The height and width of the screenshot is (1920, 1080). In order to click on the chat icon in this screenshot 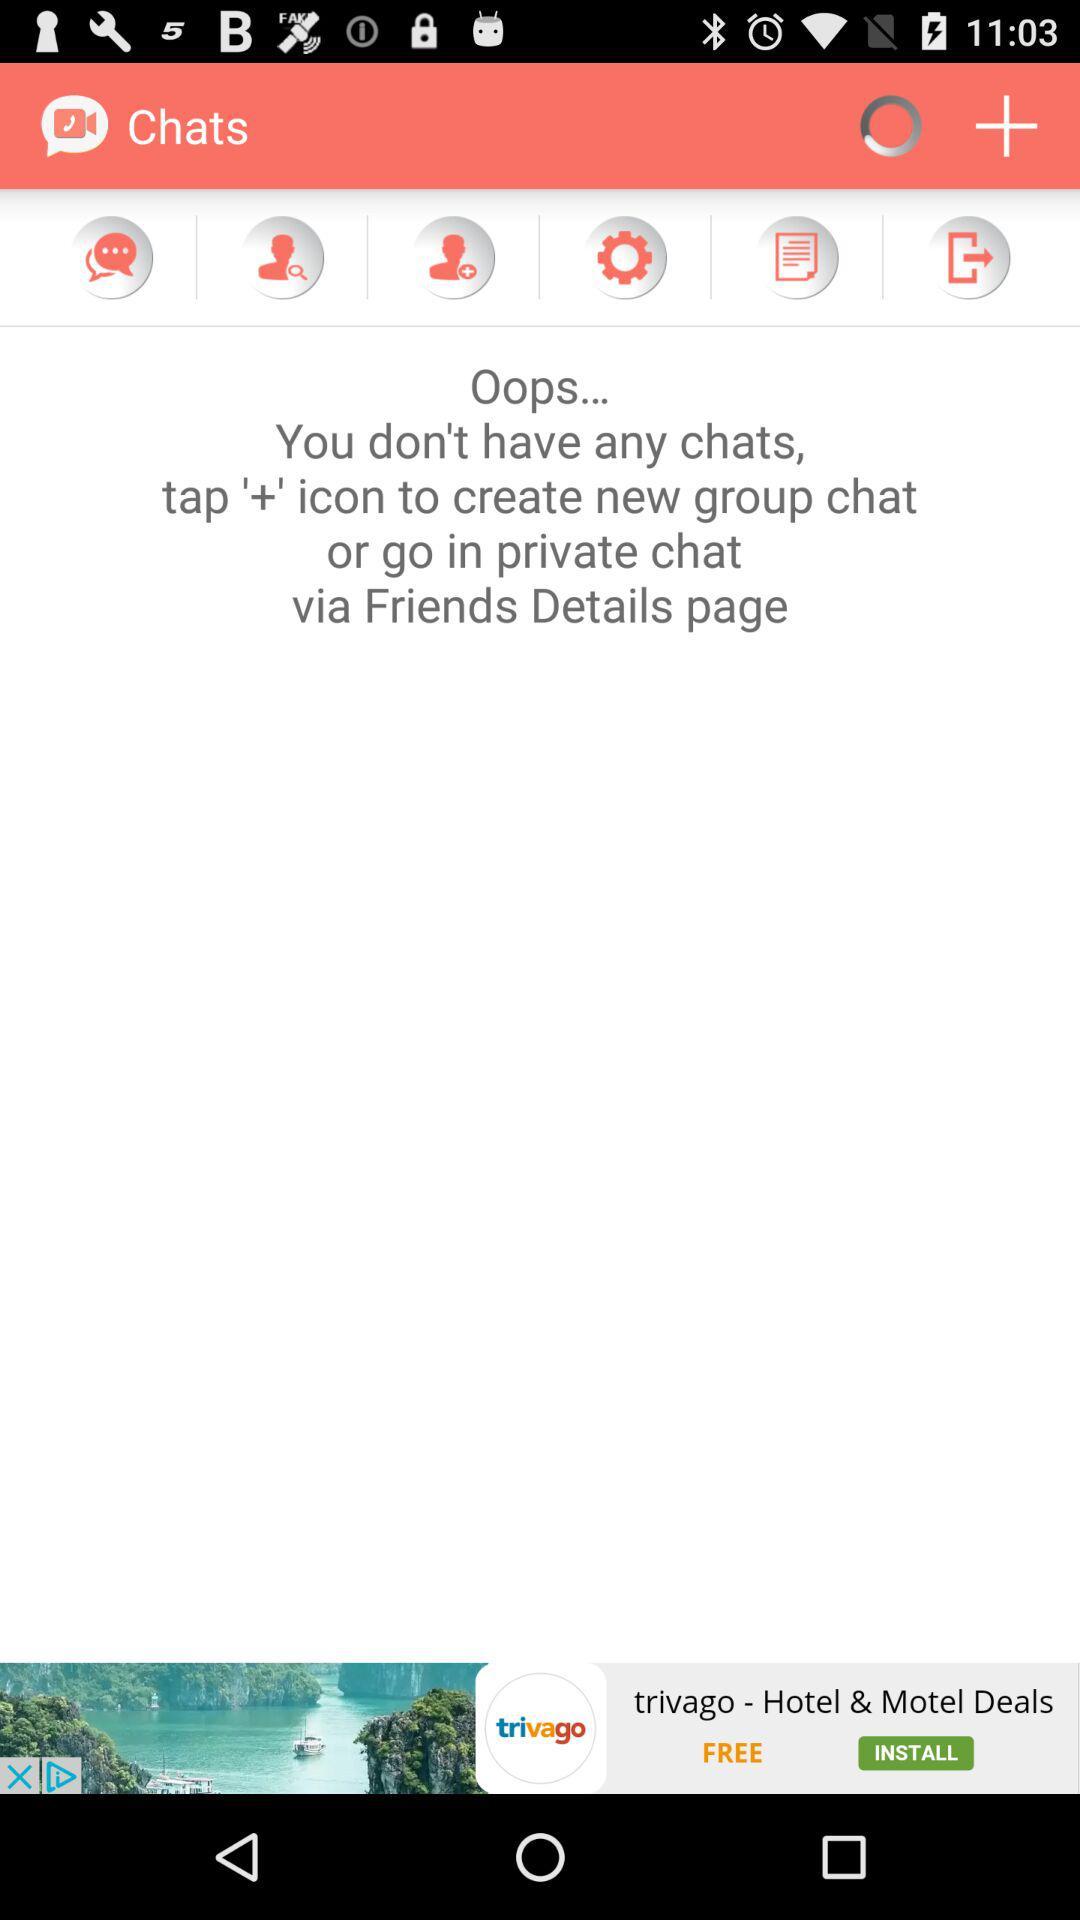, I will do `click(111, 274)`.